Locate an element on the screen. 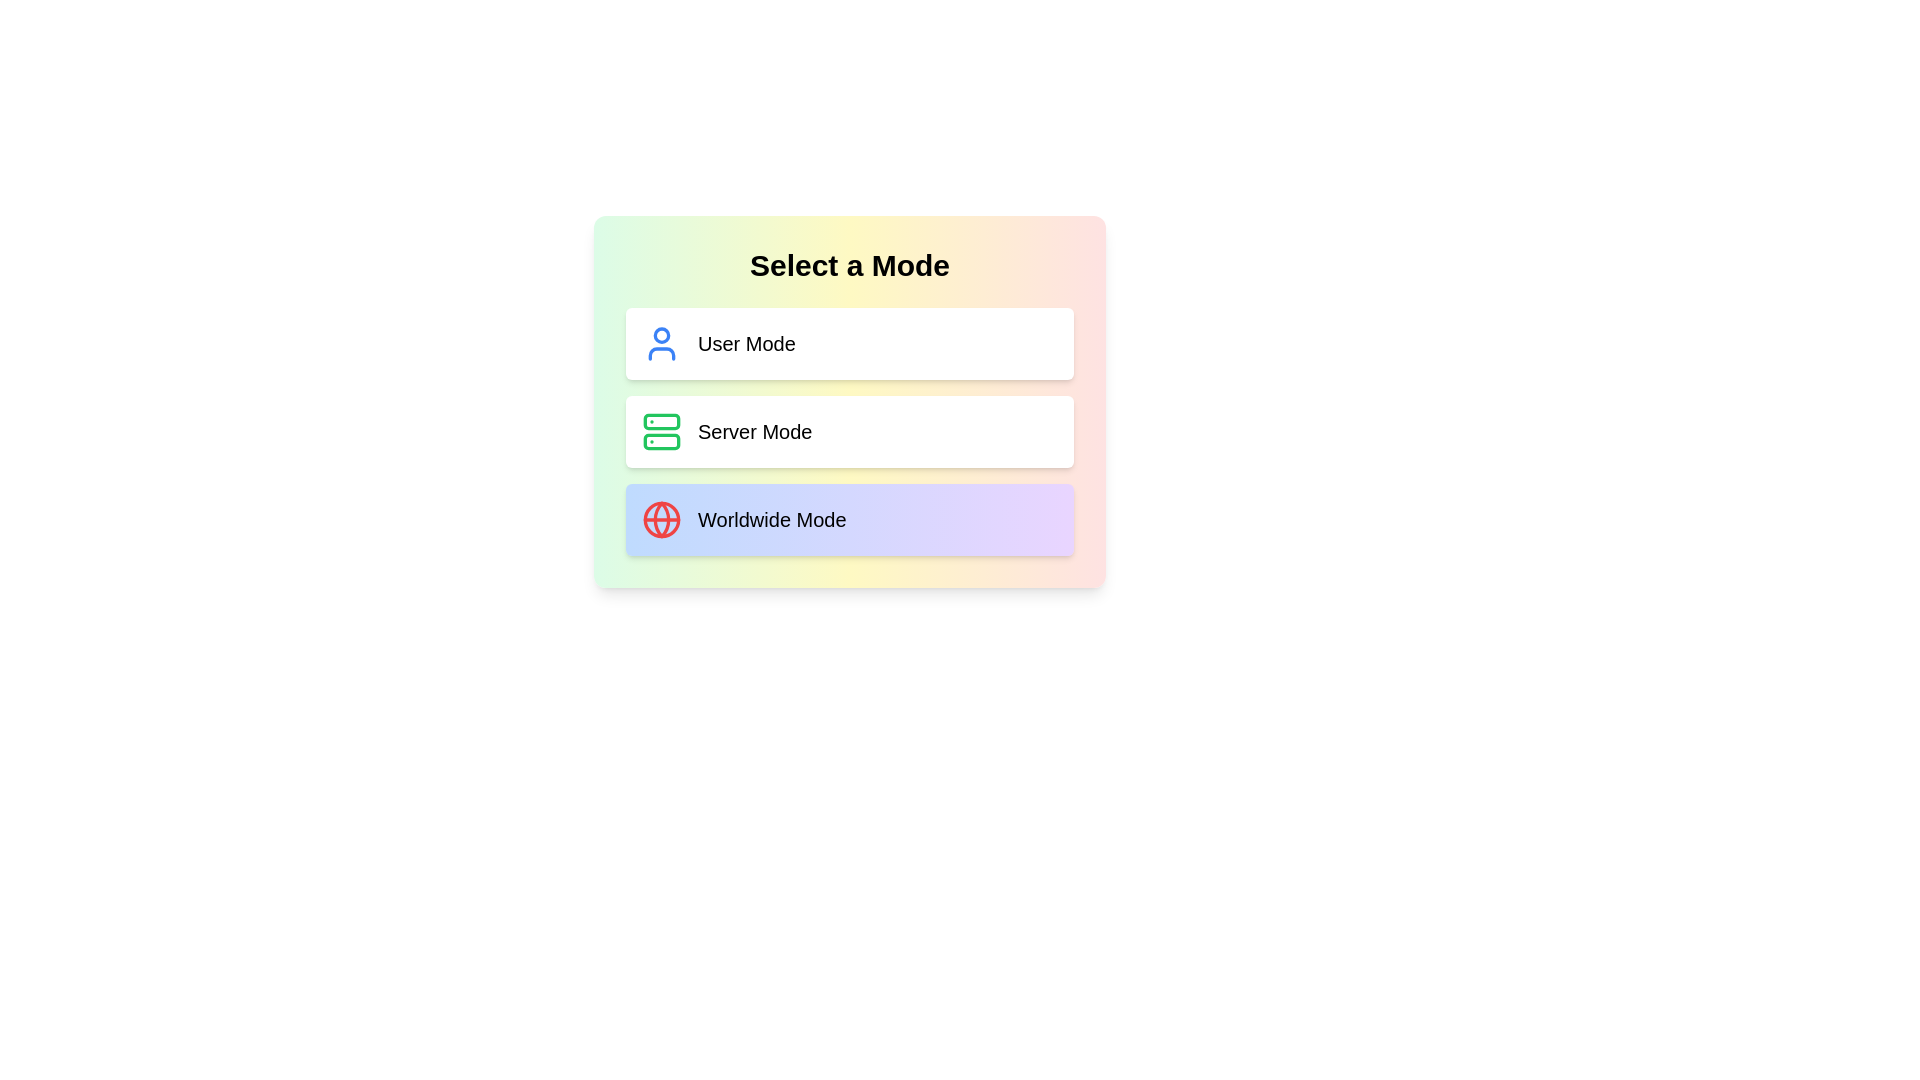  the 'Worldwide Mode' text label, which is styled with bold white text against a gradient background and positioned next to a red globe icon is located at coordinates (771, 519).